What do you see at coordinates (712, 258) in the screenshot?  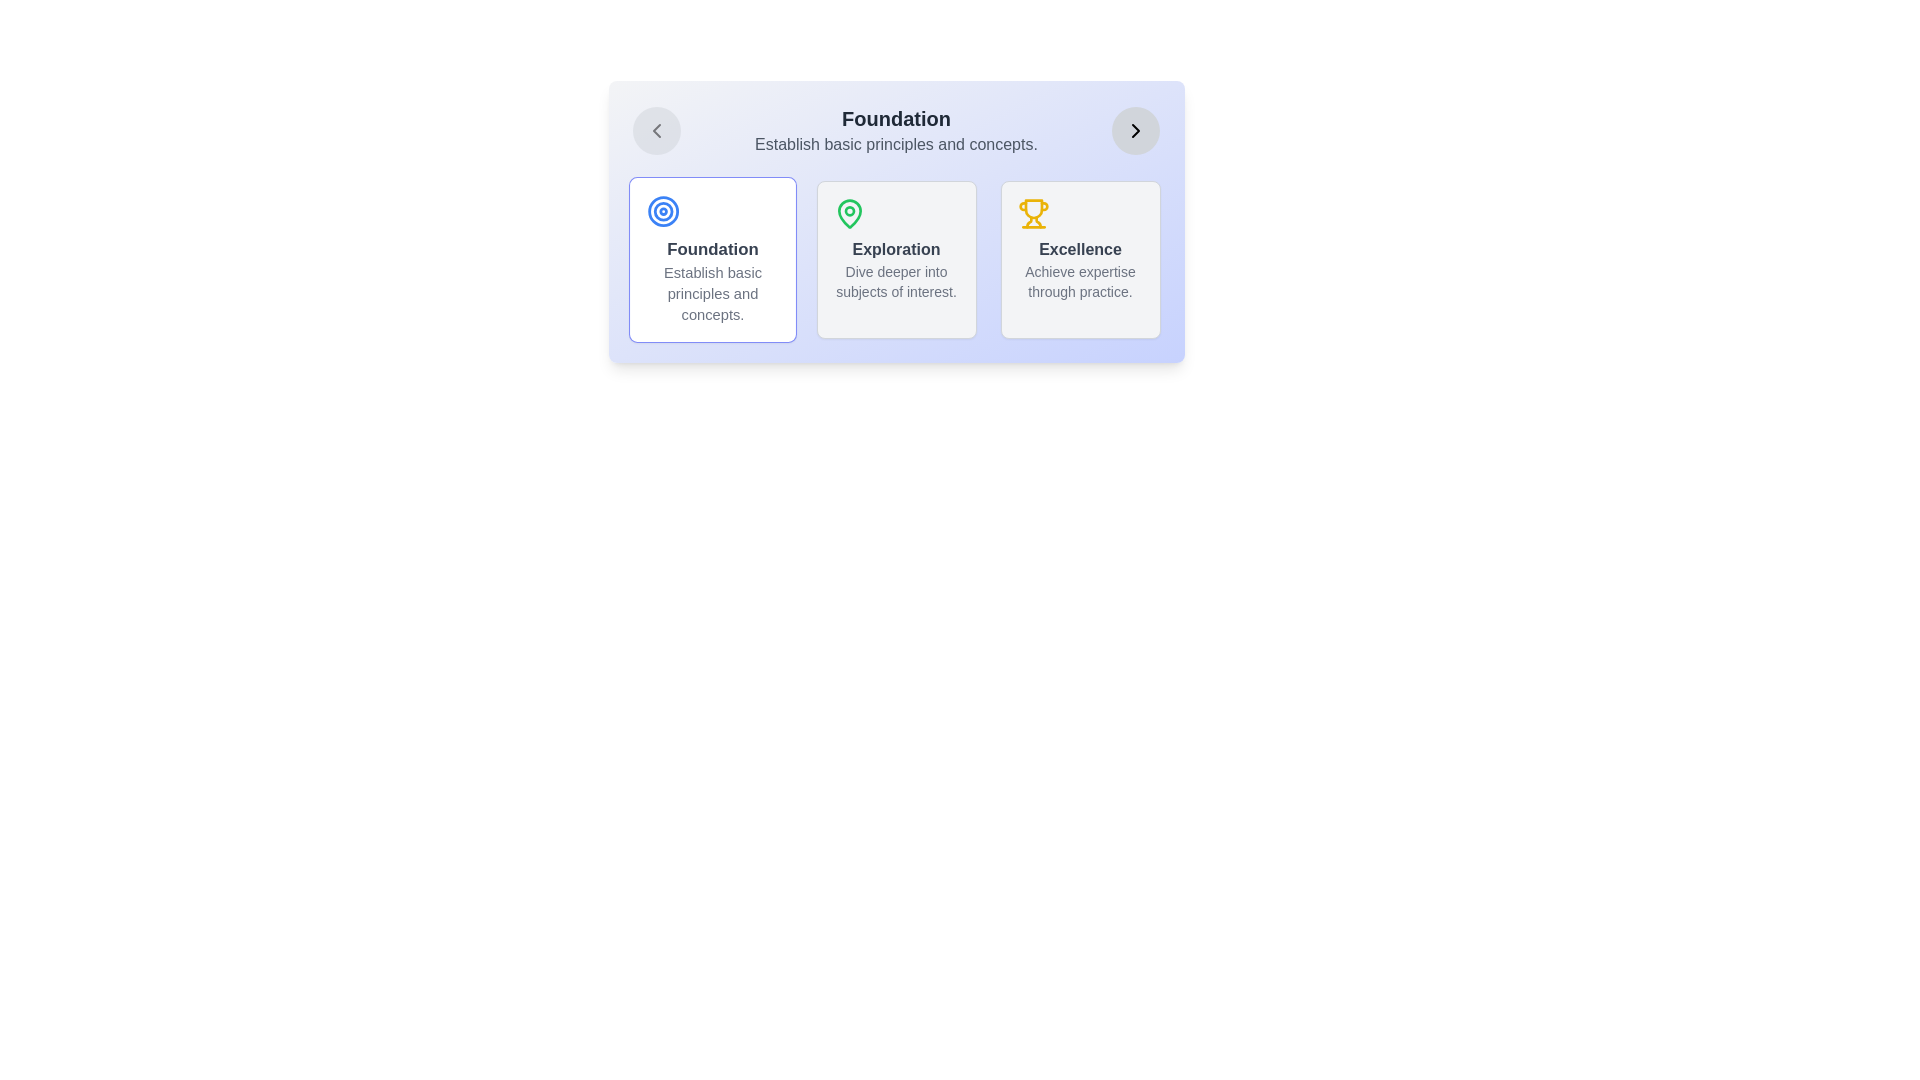 I see `the leftmost Informational Card in the grid, which features a blue target icon and the text 'Foundation'` at bounding box center [712, 258].